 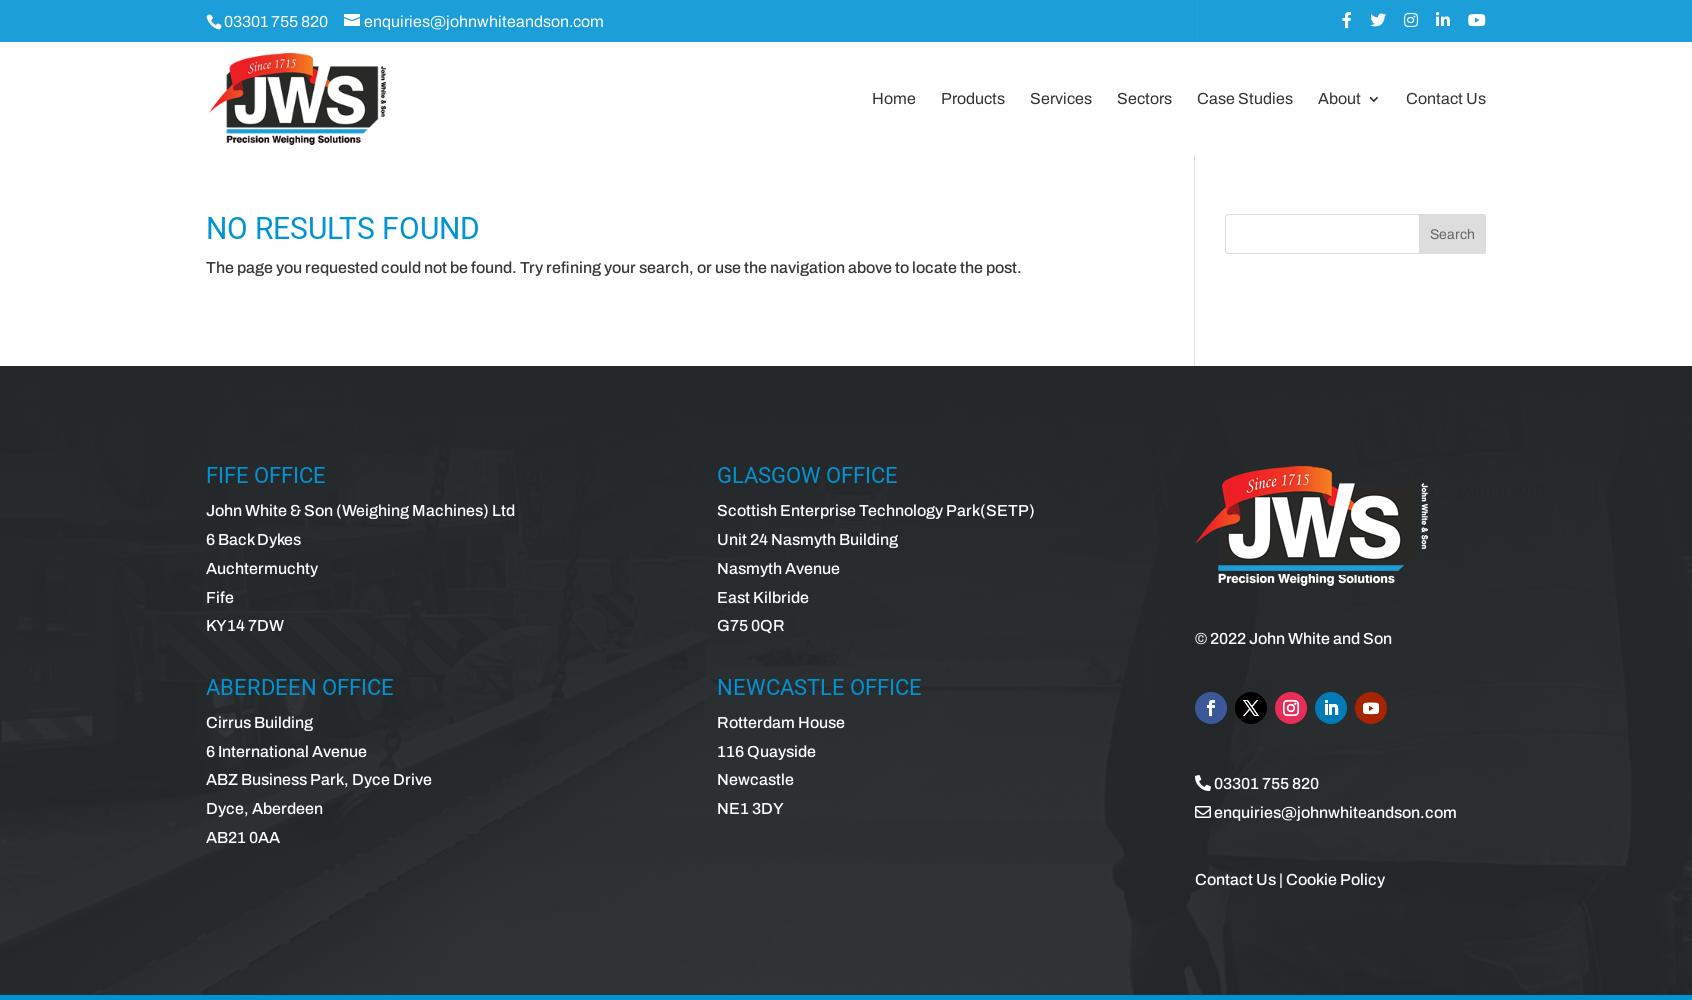 What do you see at coordinates (893, 97) in the screenshot?
I see `'Home'` at bounding box center [893, 97].